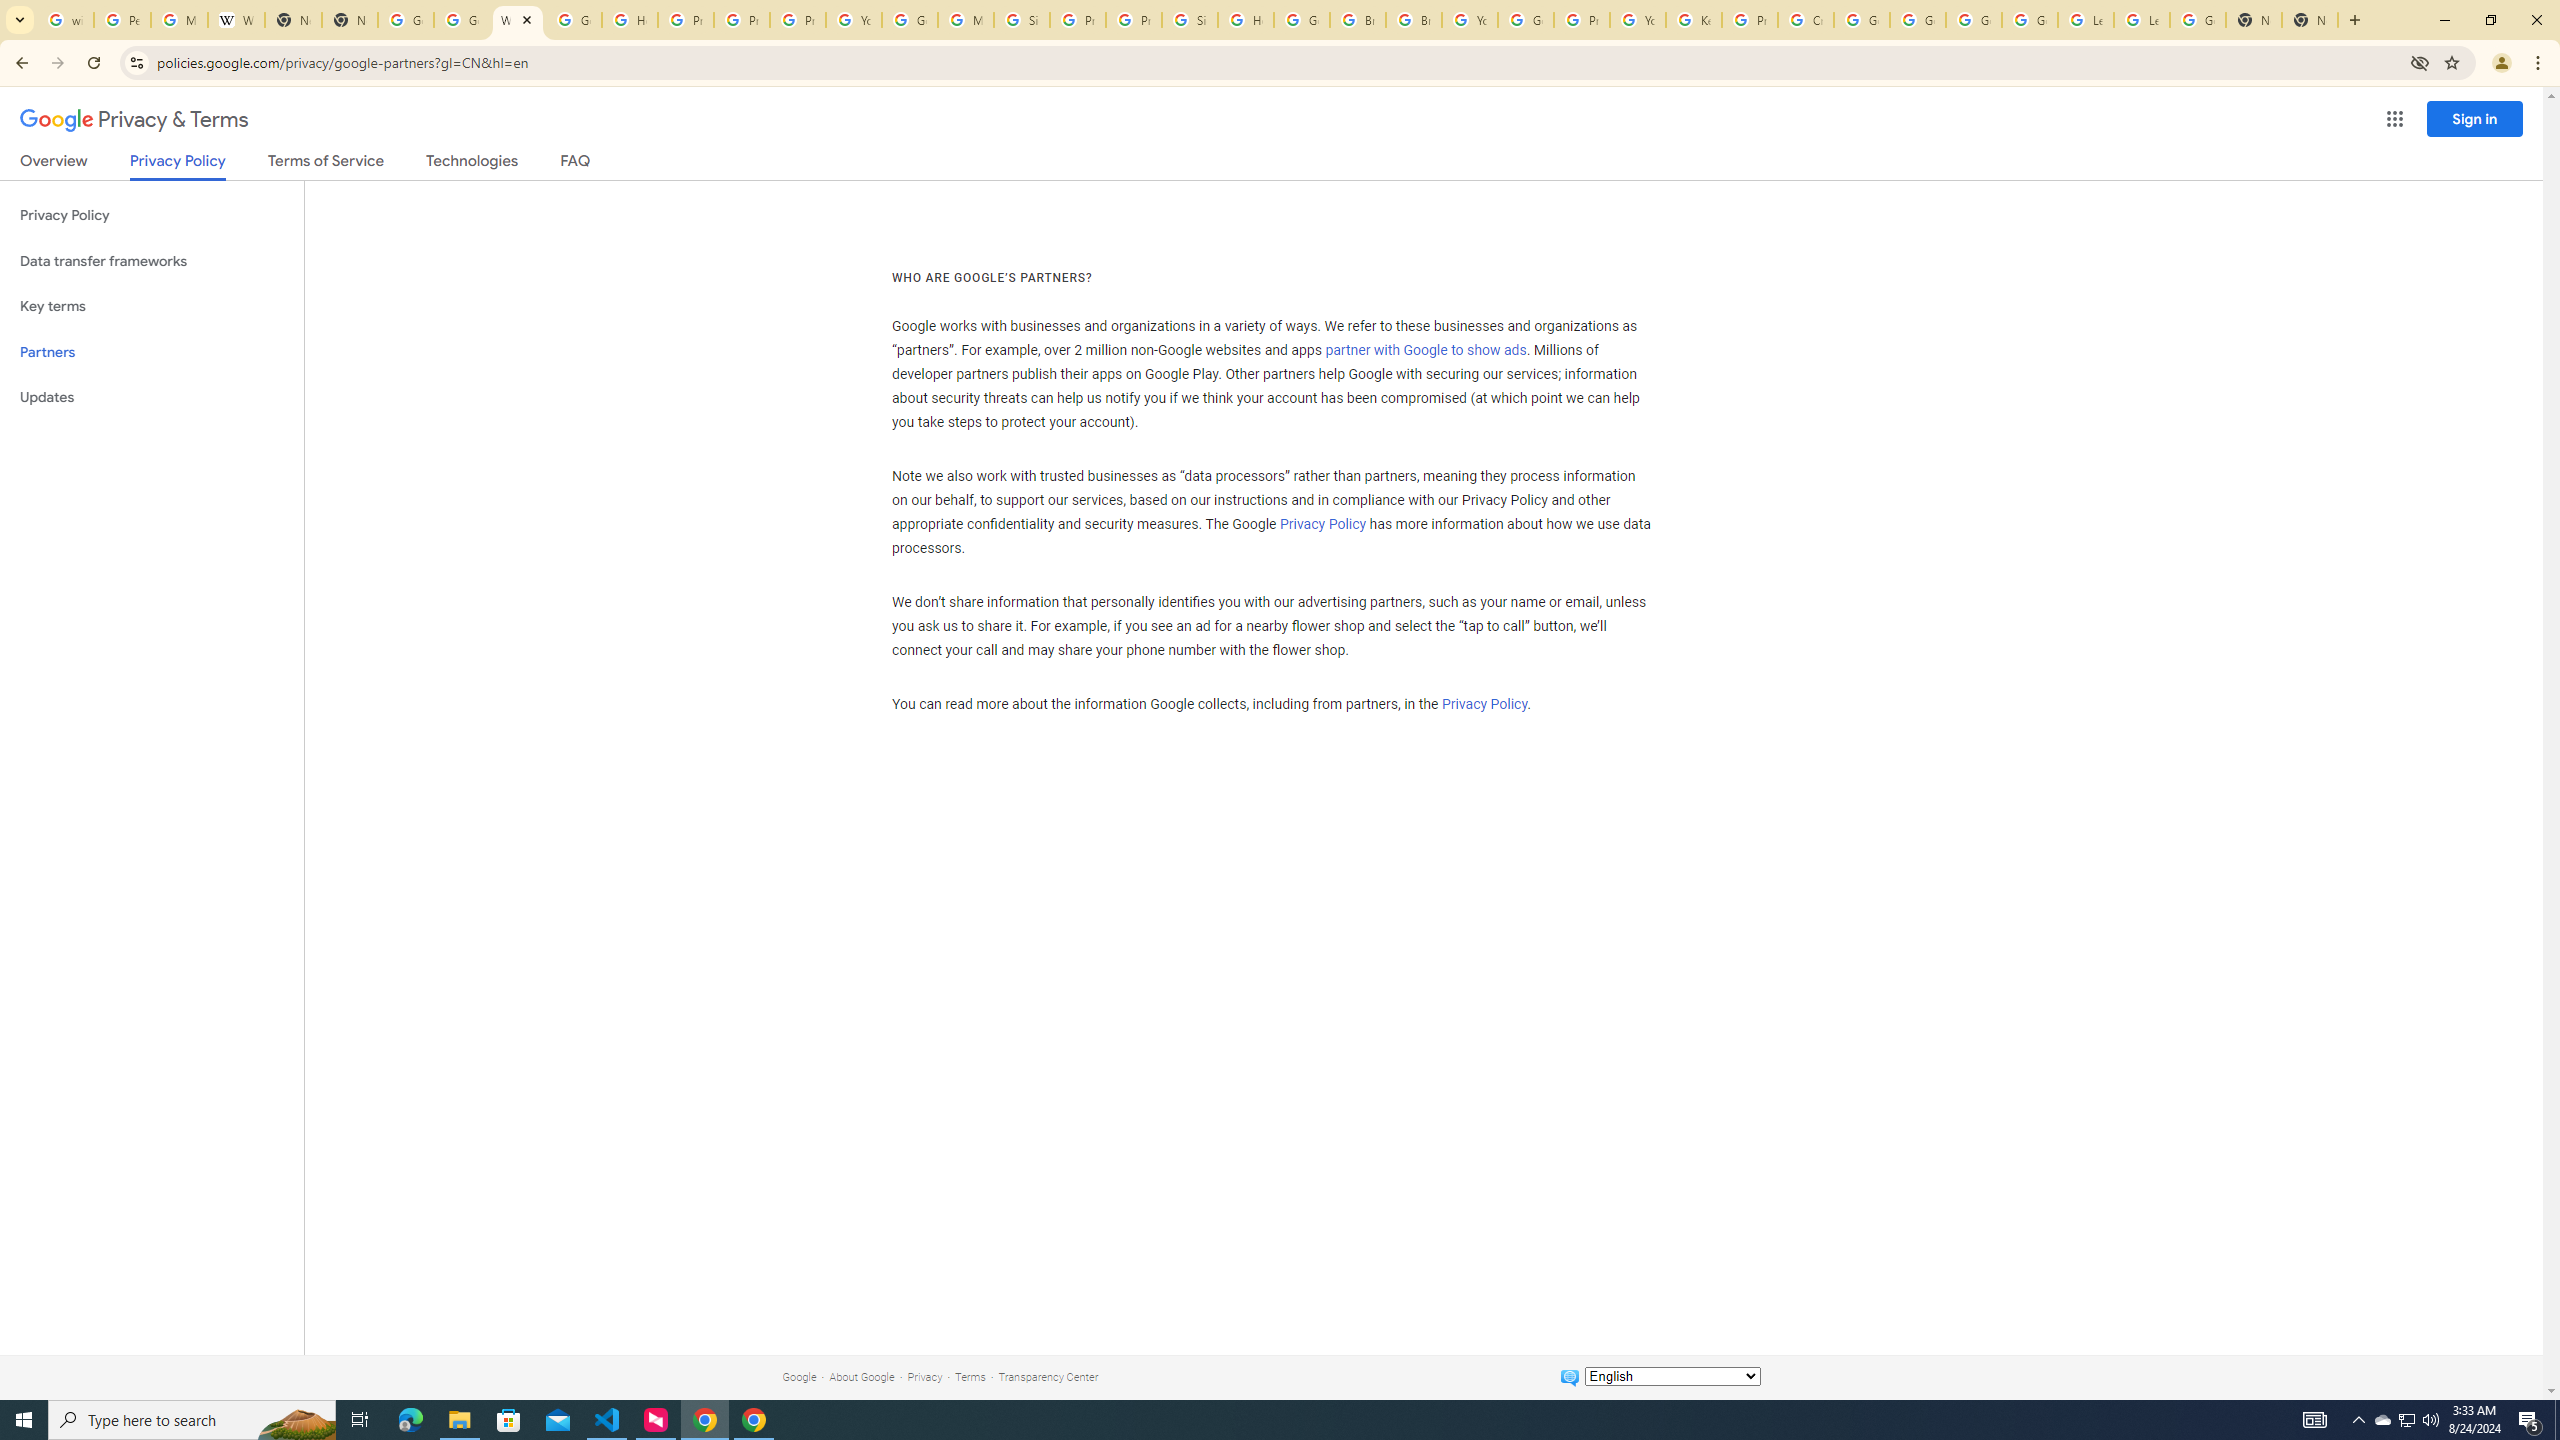 This screenshot has height=1440, width=2560. What do you see at coordinates (2030, 19) in the screenshot?
I see `'Google Account Help'` at bounding box center [2030, 19].